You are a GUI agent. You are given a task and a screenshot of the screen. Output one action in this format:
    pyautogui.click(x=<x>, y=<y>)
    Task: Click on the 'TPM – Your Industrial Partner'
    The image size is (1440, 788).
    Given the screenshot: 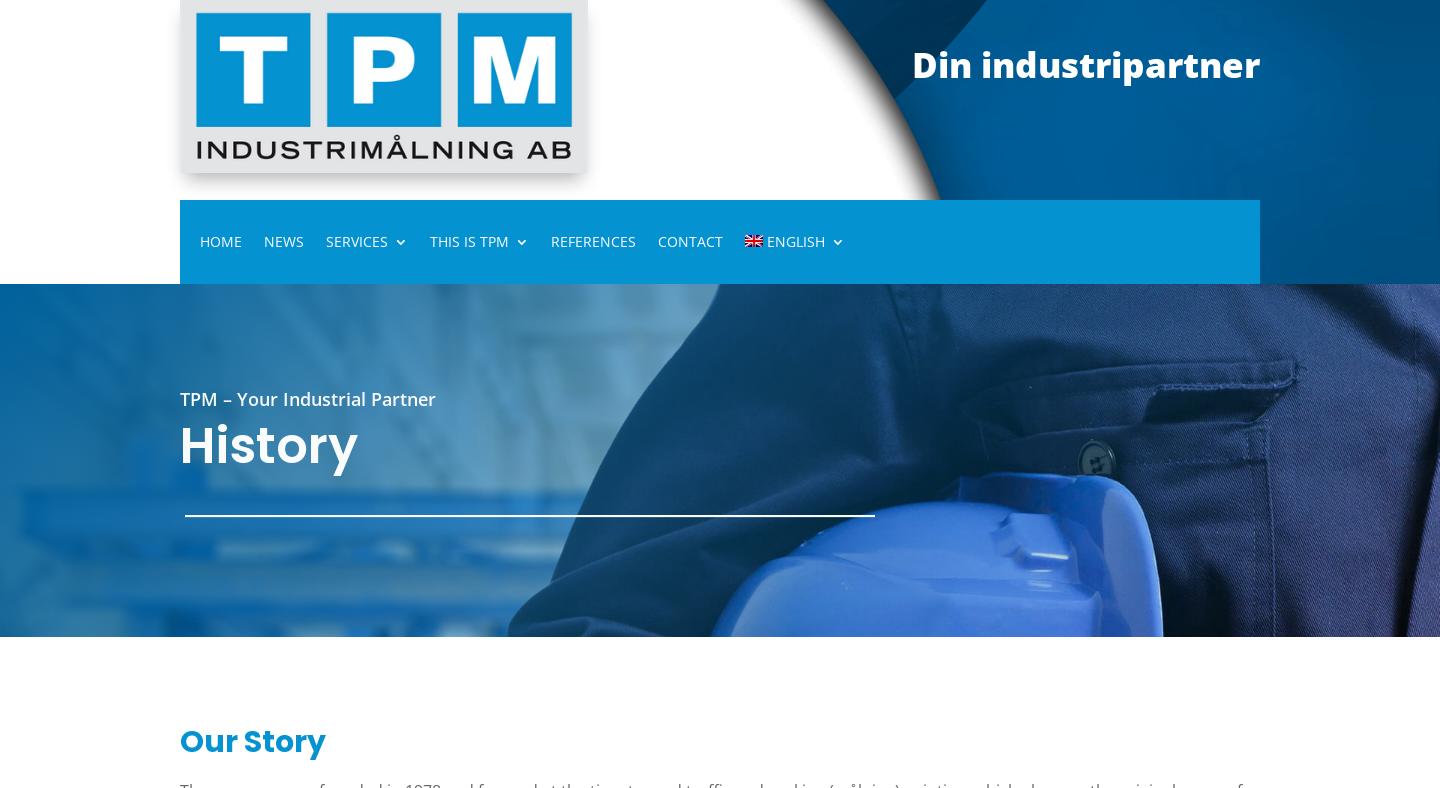 What is the action you would take?
    pyautogui.click(x=308, y=397)
    